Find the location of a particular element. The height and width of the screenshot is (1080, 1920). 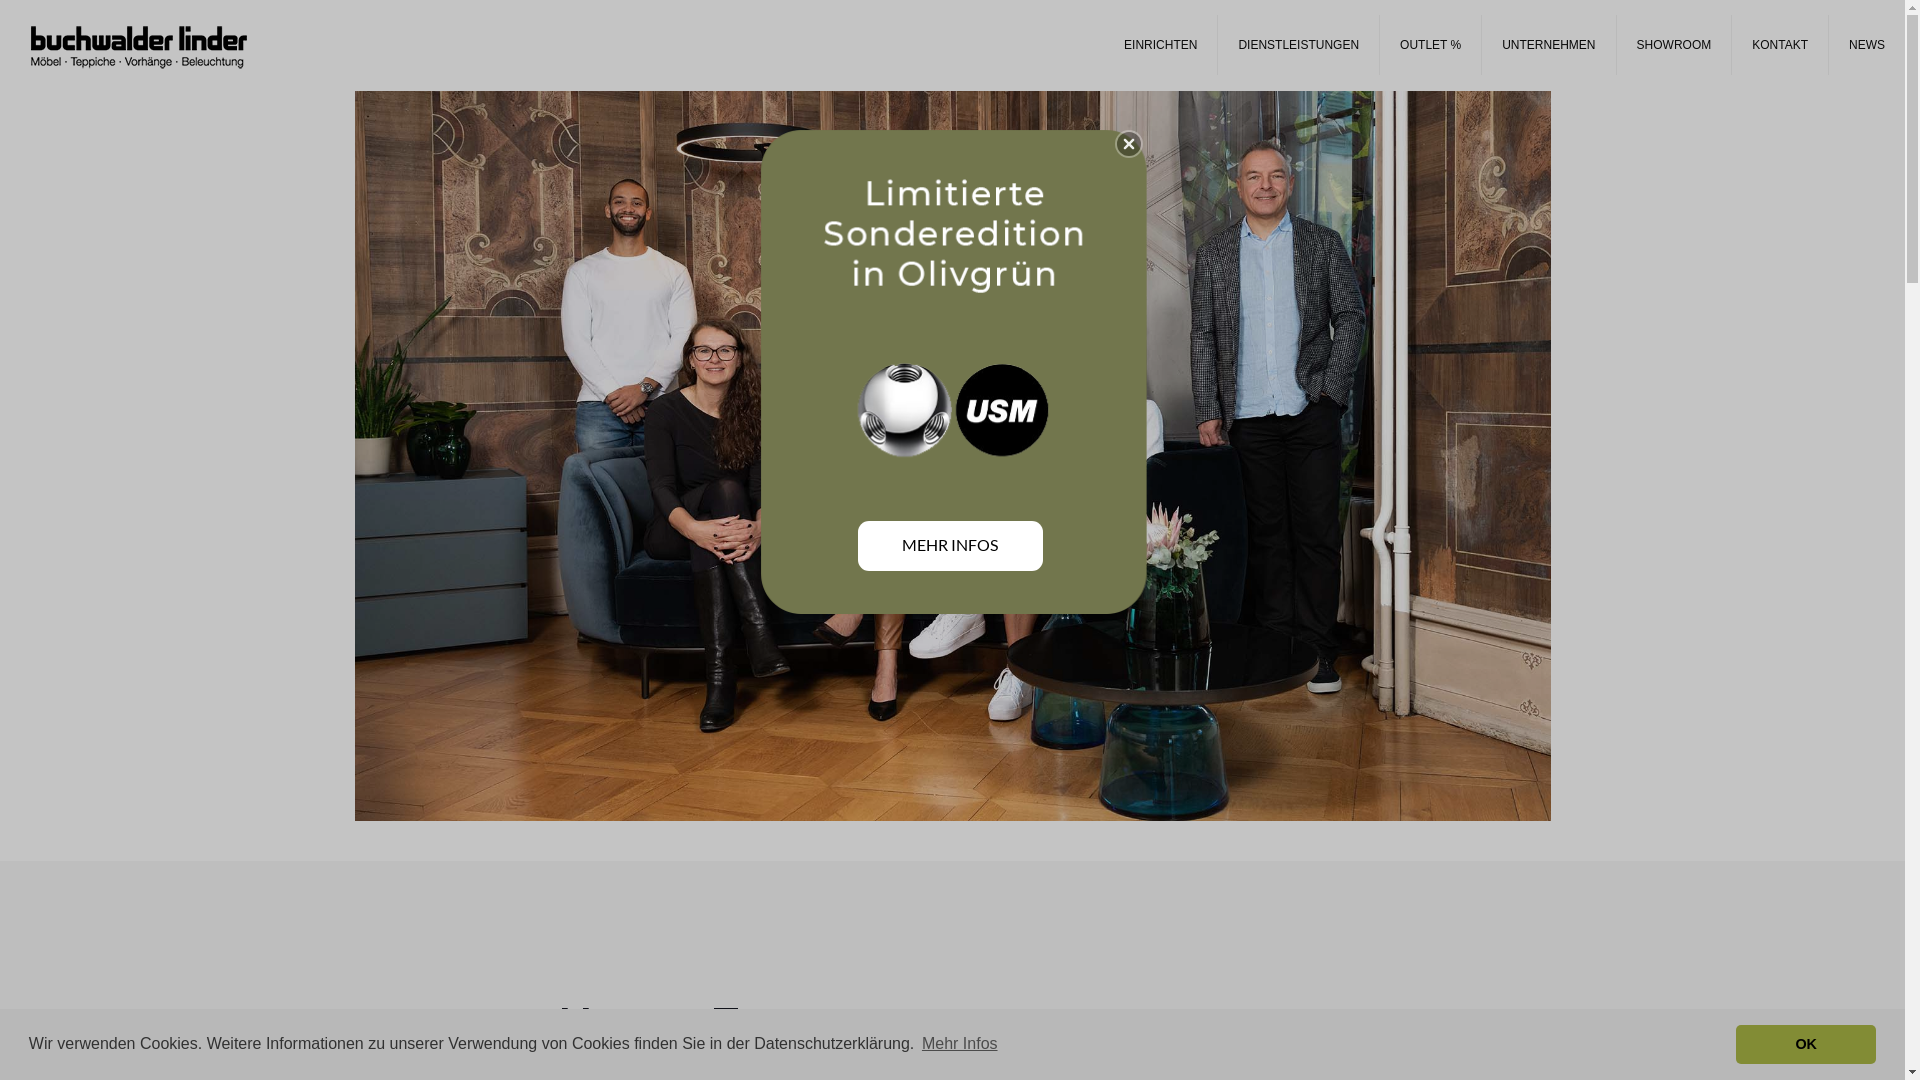

'DIENSTLEISTUNGEN' is located at coordinates (1299, 45).